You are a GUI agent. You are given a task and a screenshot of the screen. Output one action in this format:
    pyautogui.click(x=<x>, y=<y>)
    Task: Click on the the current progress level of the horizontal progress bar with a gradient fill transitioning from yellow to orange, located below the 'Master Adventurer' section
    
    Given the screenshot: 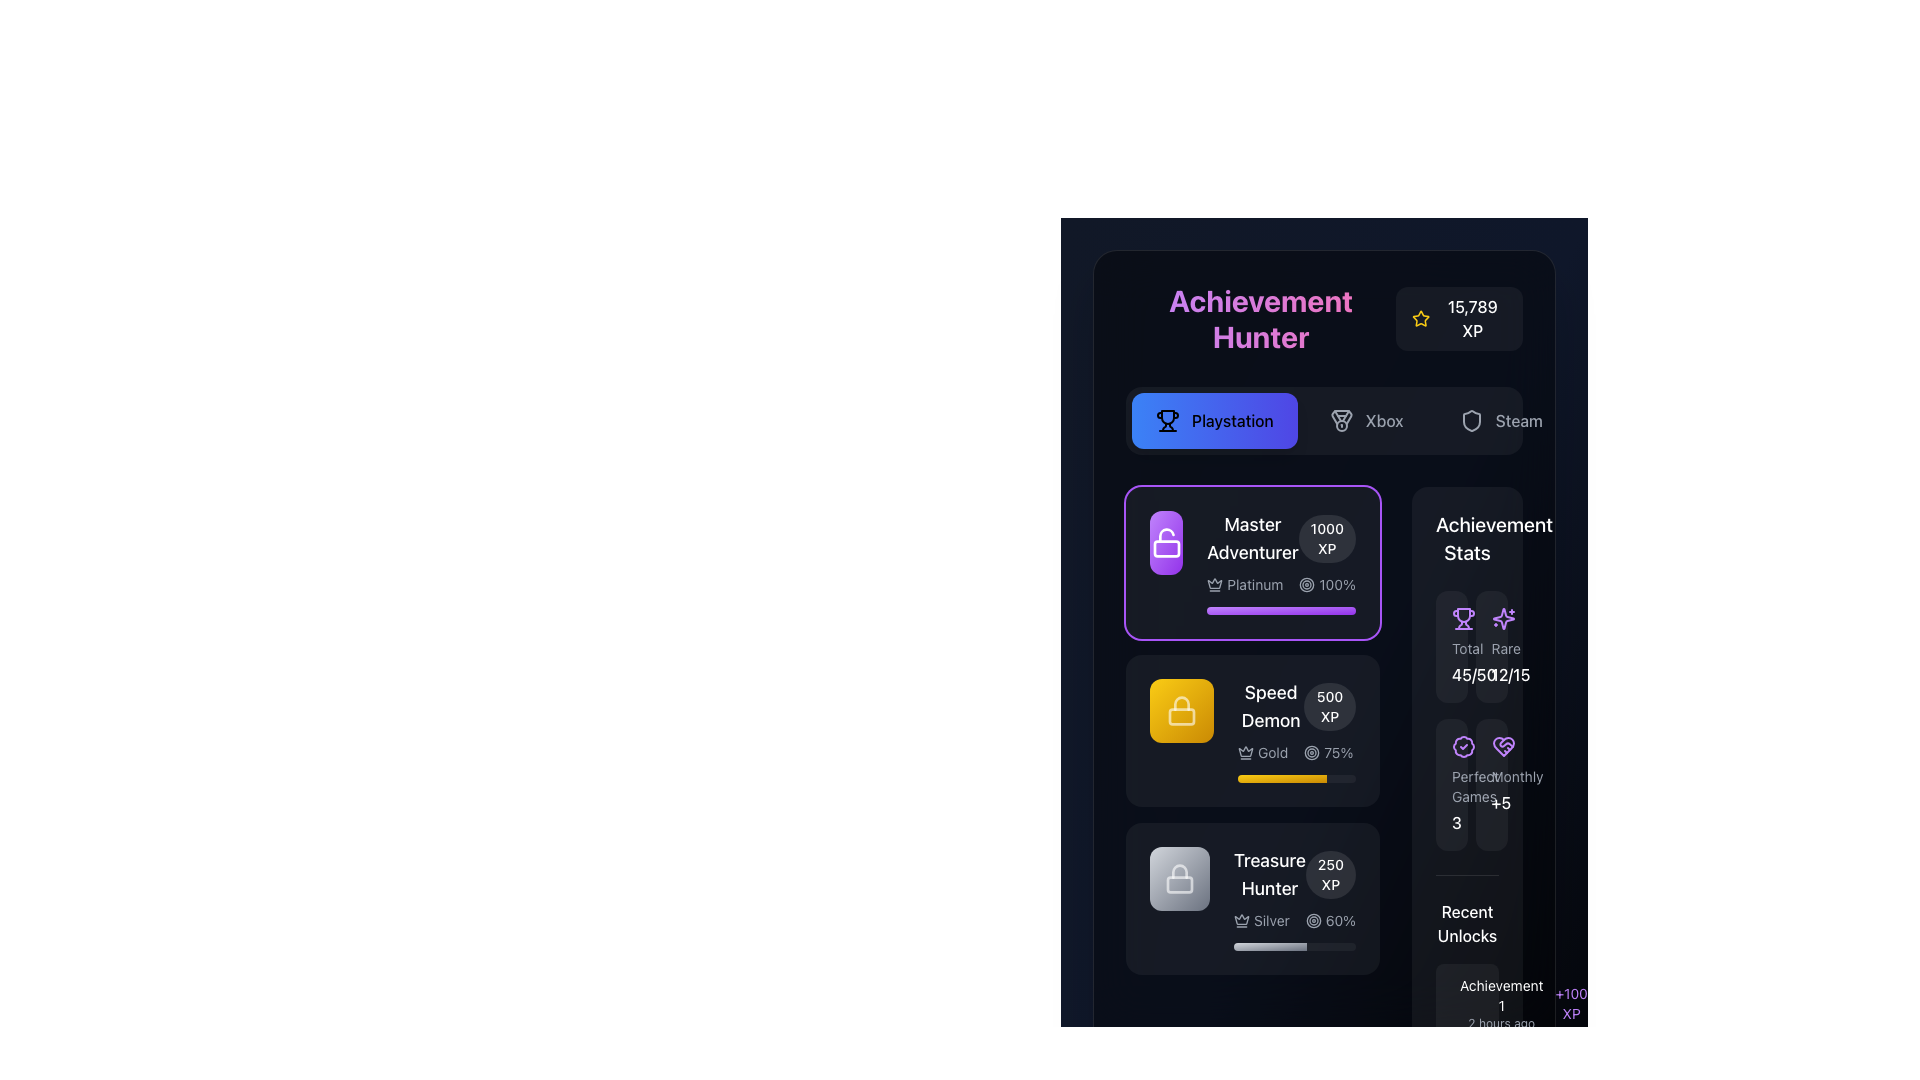 What is the action you would take?
    pyautogui.click(x=1282, y=778)
    